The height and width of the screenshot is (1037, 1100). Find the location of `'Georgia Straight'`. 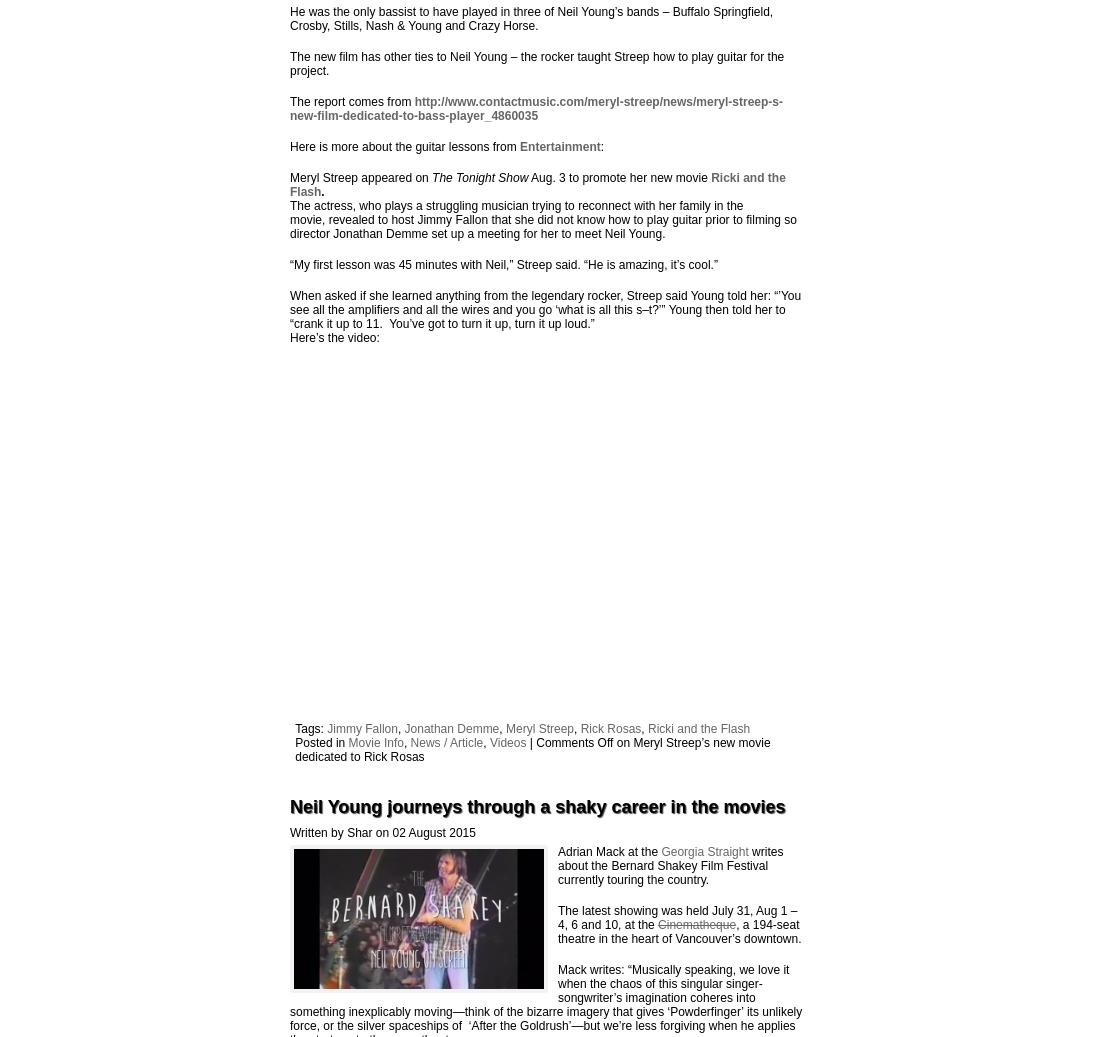

'Georgia Straight' is located at coordinates (660, 850).